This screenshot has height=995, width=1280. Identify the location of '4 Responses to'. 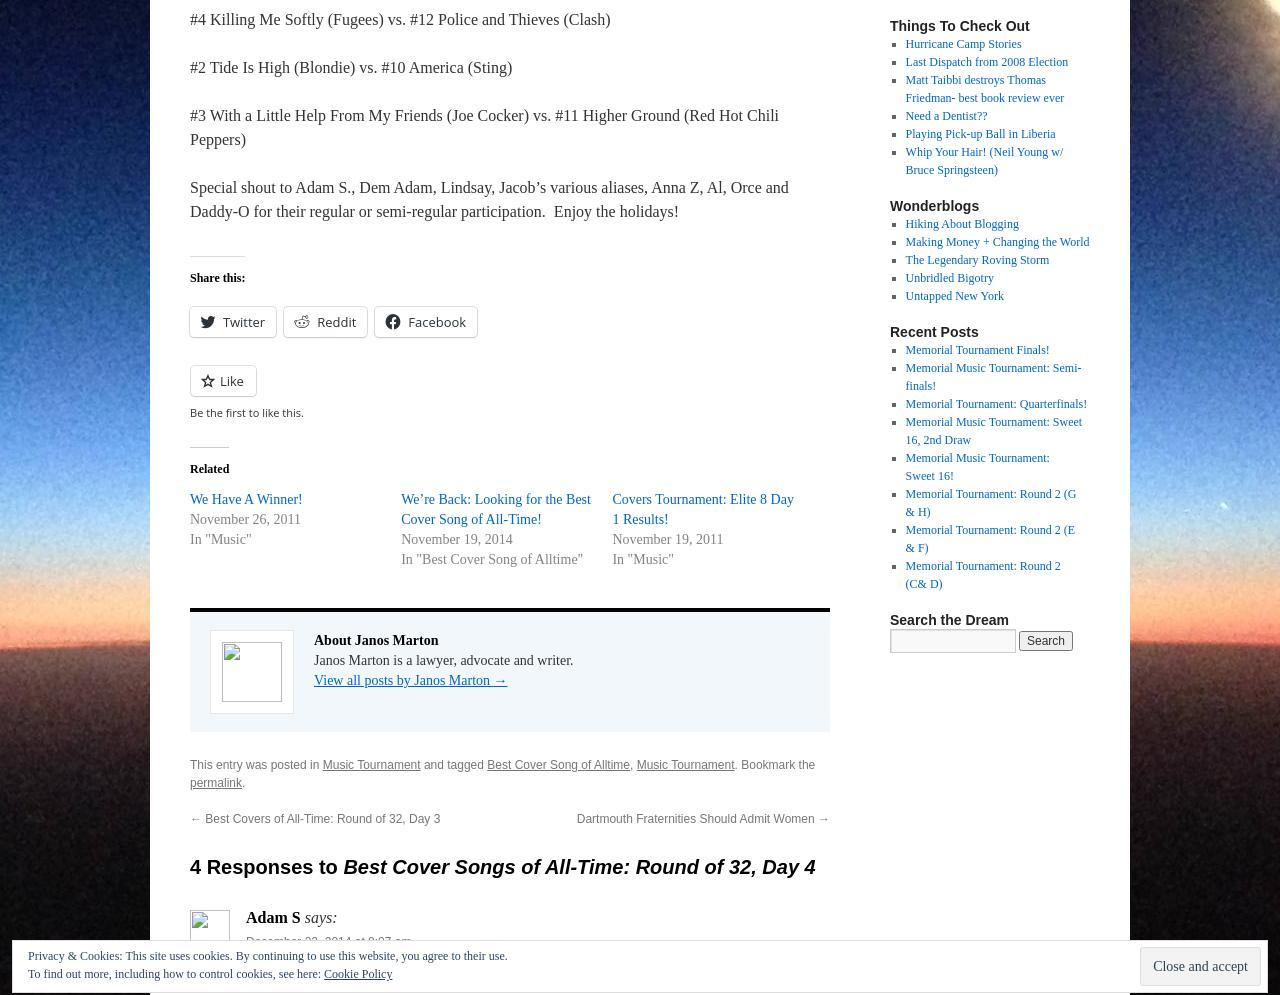
(265, 867).